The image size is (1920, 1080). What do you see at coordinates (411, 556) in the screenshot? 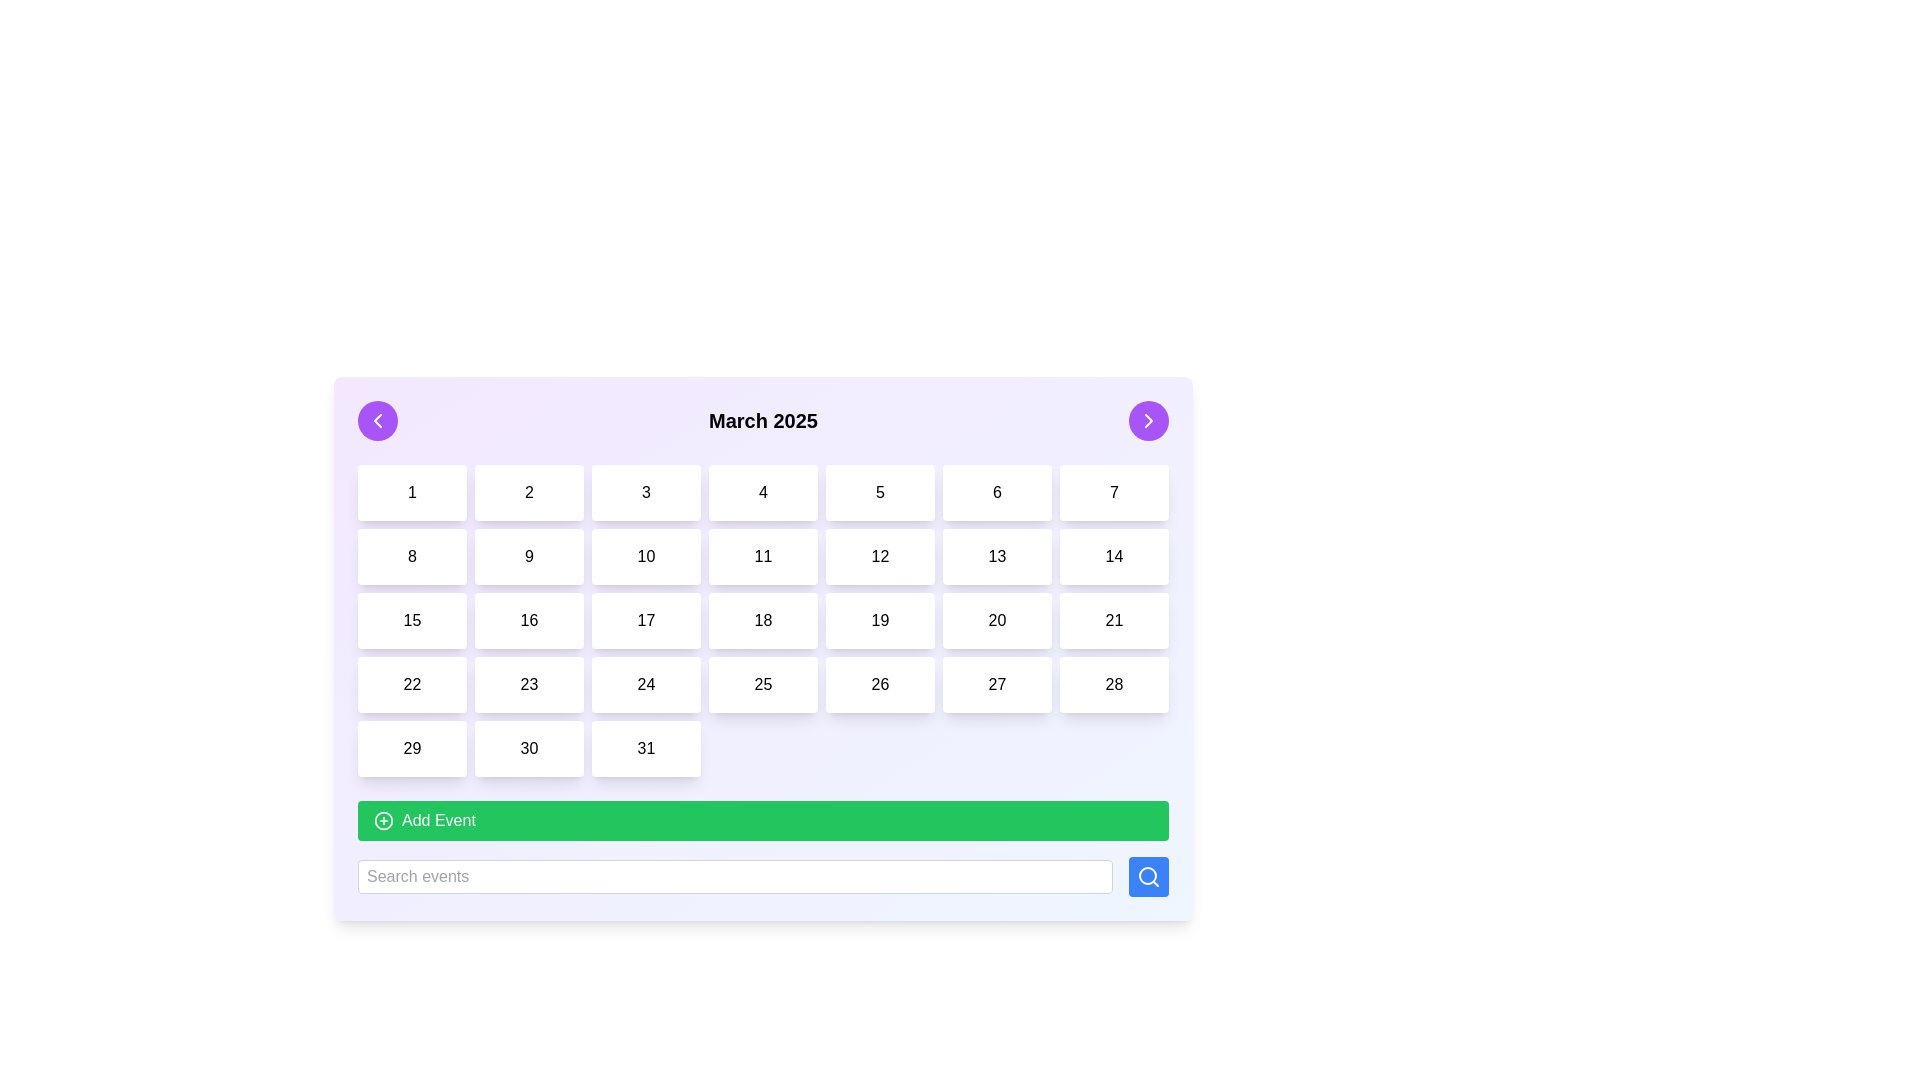
I see `the text label representing the 8th day in the calendar view, which is located in the second row and first column of the grid layout` at bounding box center [411, 556].